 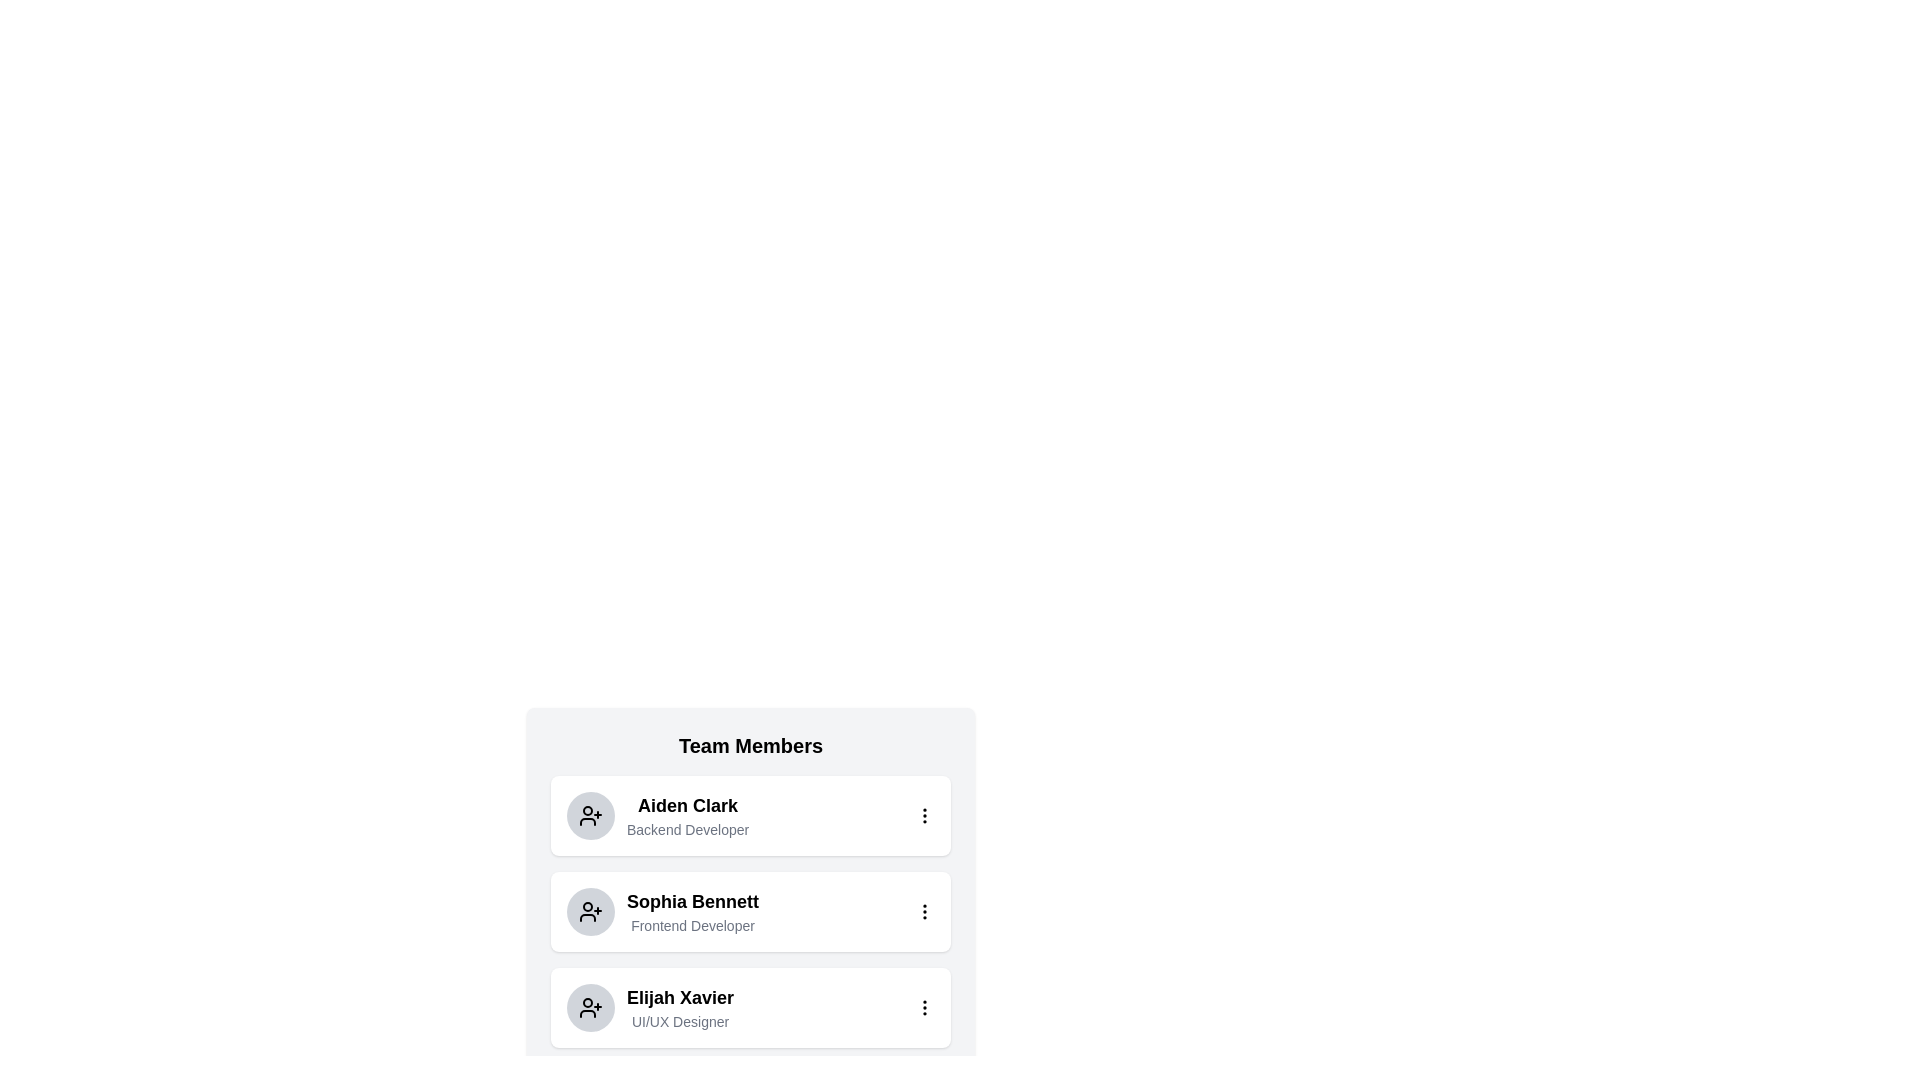 I want to click on the vertical ellipsis icon in the upper-right corner of the card for Sophia Bennett, so click(x=924, y=911).